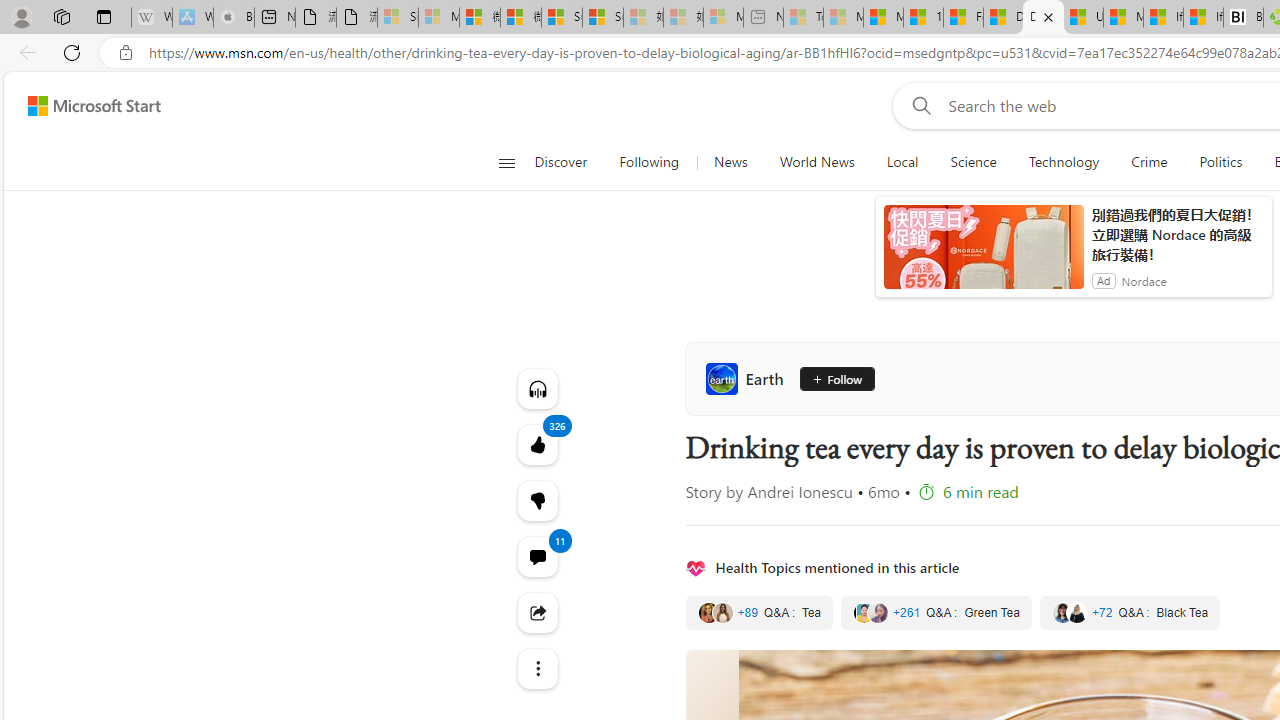 The width and height of the screenshot is (1280, 720). What do you see at coordinates (762, 17) in the screenshot?
I see `'New tab - Sleeping'` at bounding box center [762, 17].